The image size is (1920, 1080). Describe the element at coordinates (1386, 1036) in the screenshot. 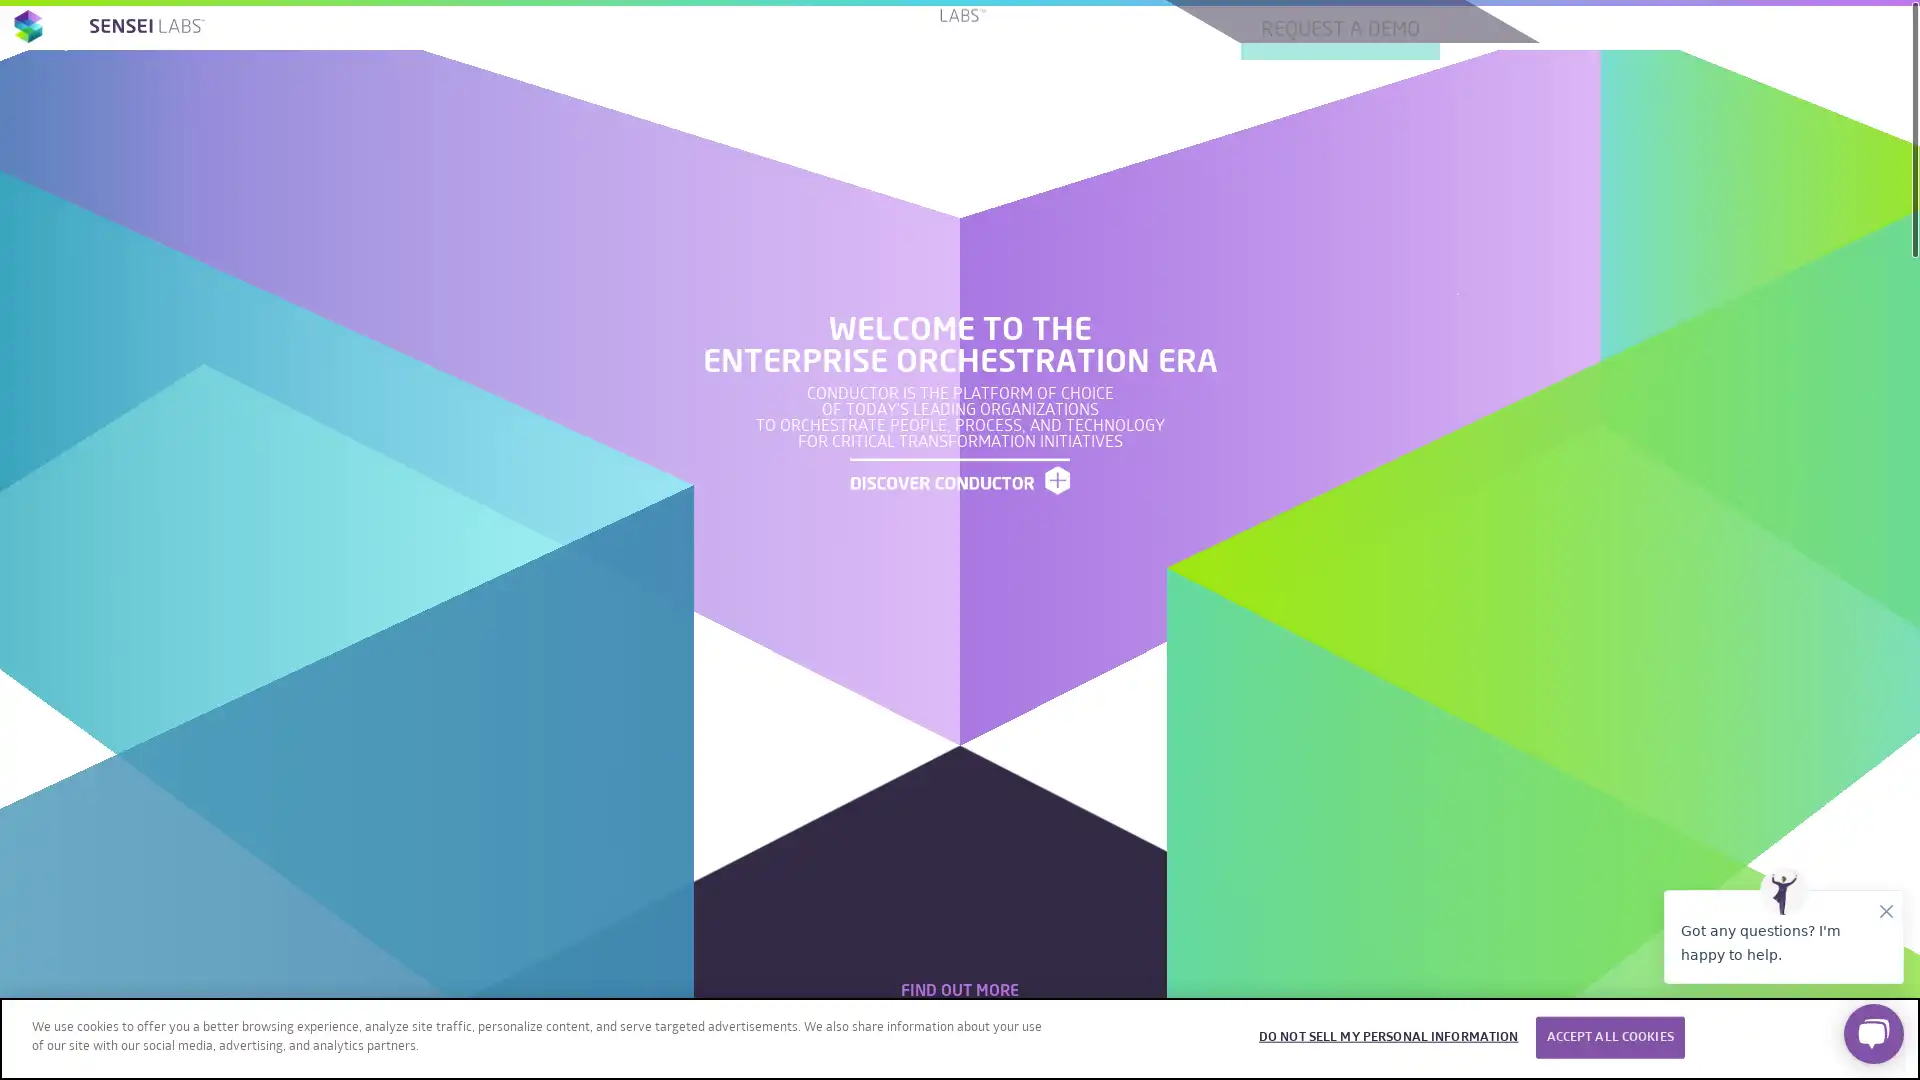

I see `DO NOT SELL MY PERSONAL INFORMATION` at that location.